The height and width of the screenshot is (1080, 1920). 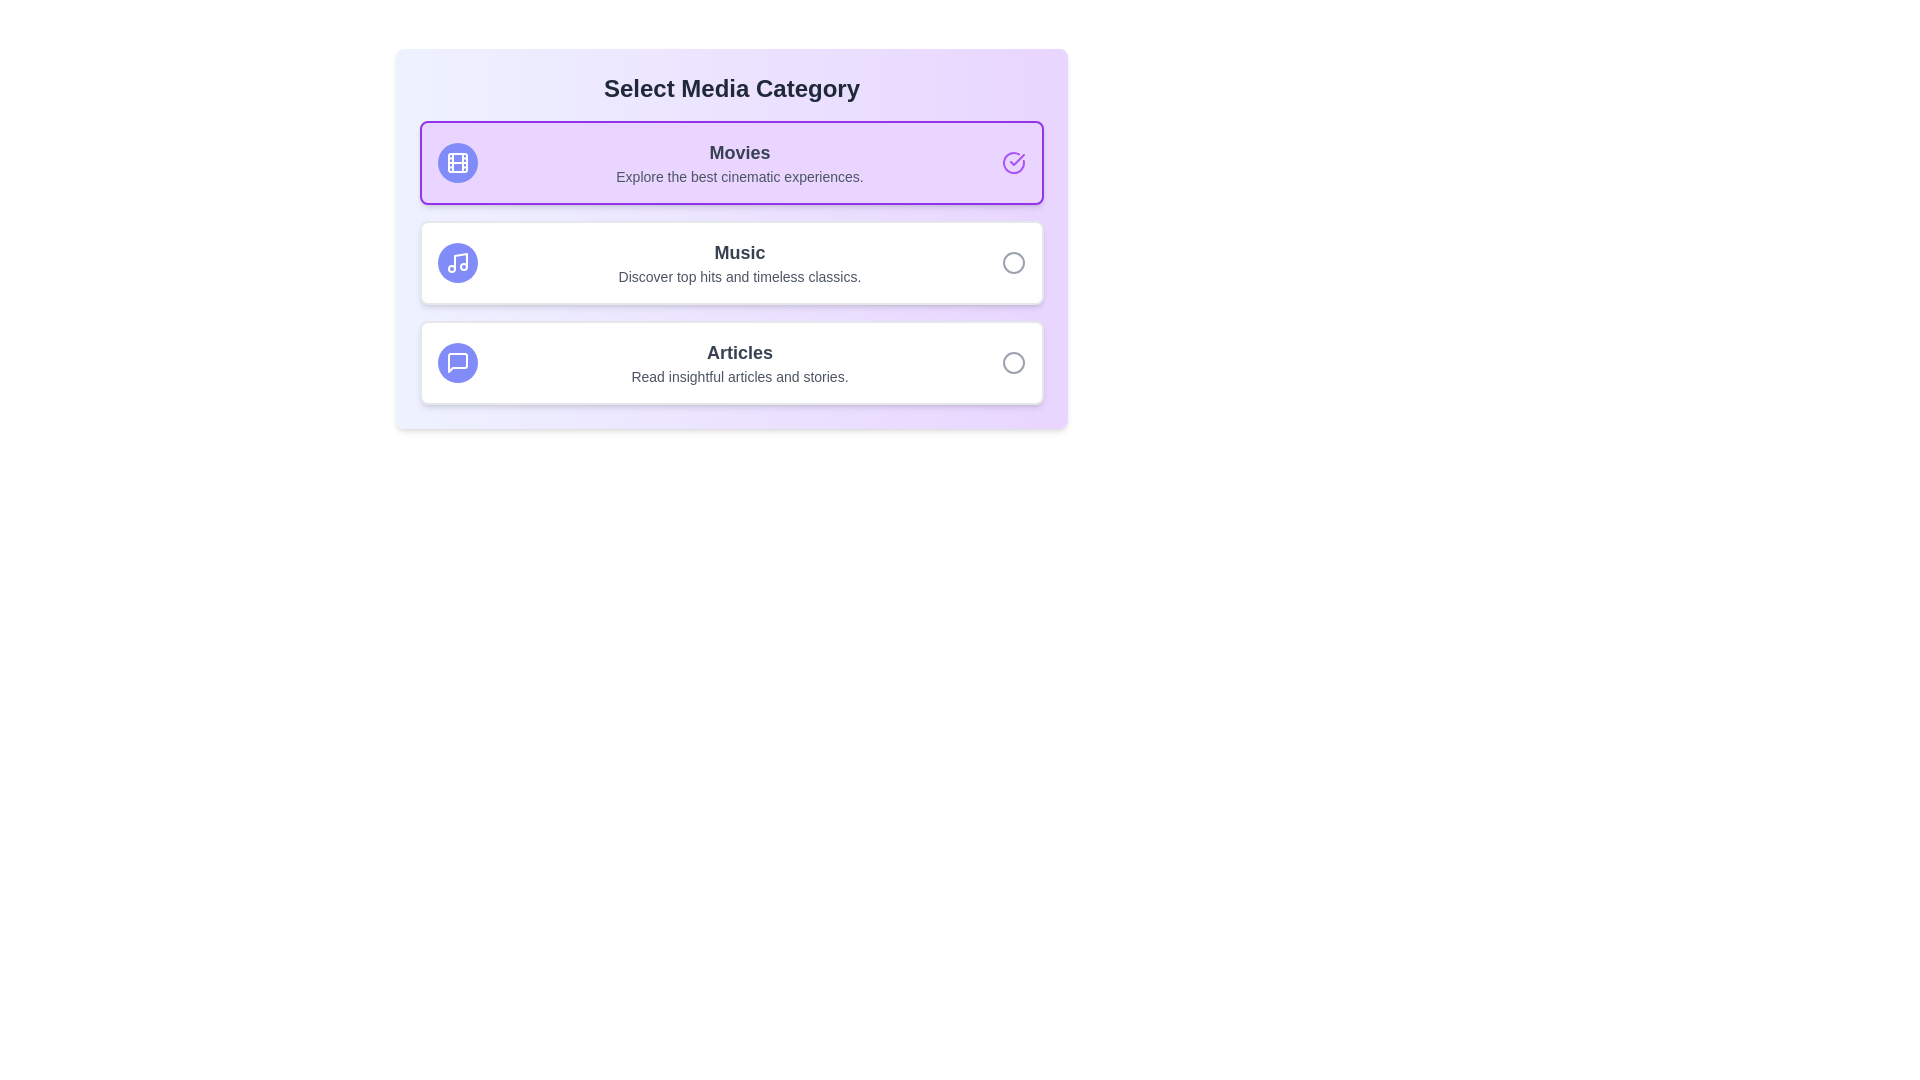 I want to click on the SVG-based circular icon located at the far right side of the 'Articles' selection card for more options, so click(x=1013, y=362).